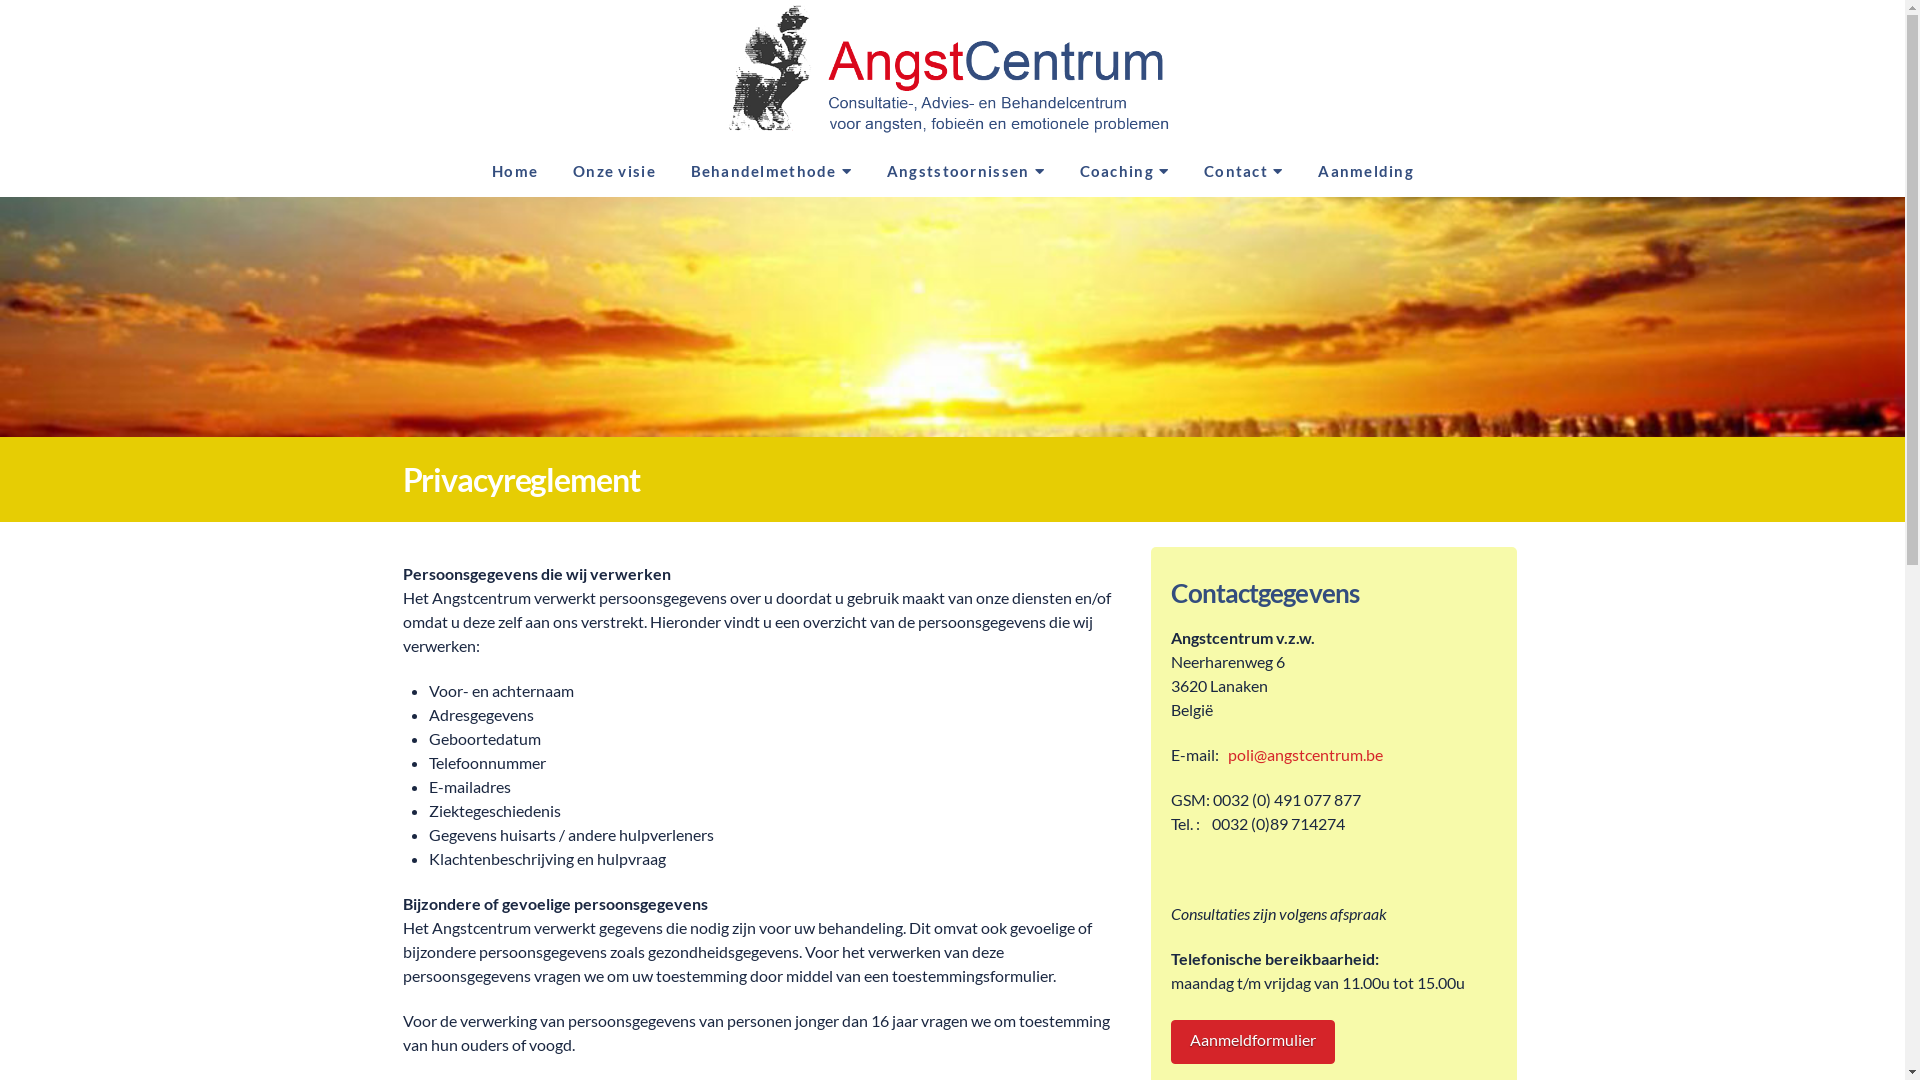 The width and height of the screenshot is (1920, 1080). I want to click on 'Contact', so click(1242, 173).